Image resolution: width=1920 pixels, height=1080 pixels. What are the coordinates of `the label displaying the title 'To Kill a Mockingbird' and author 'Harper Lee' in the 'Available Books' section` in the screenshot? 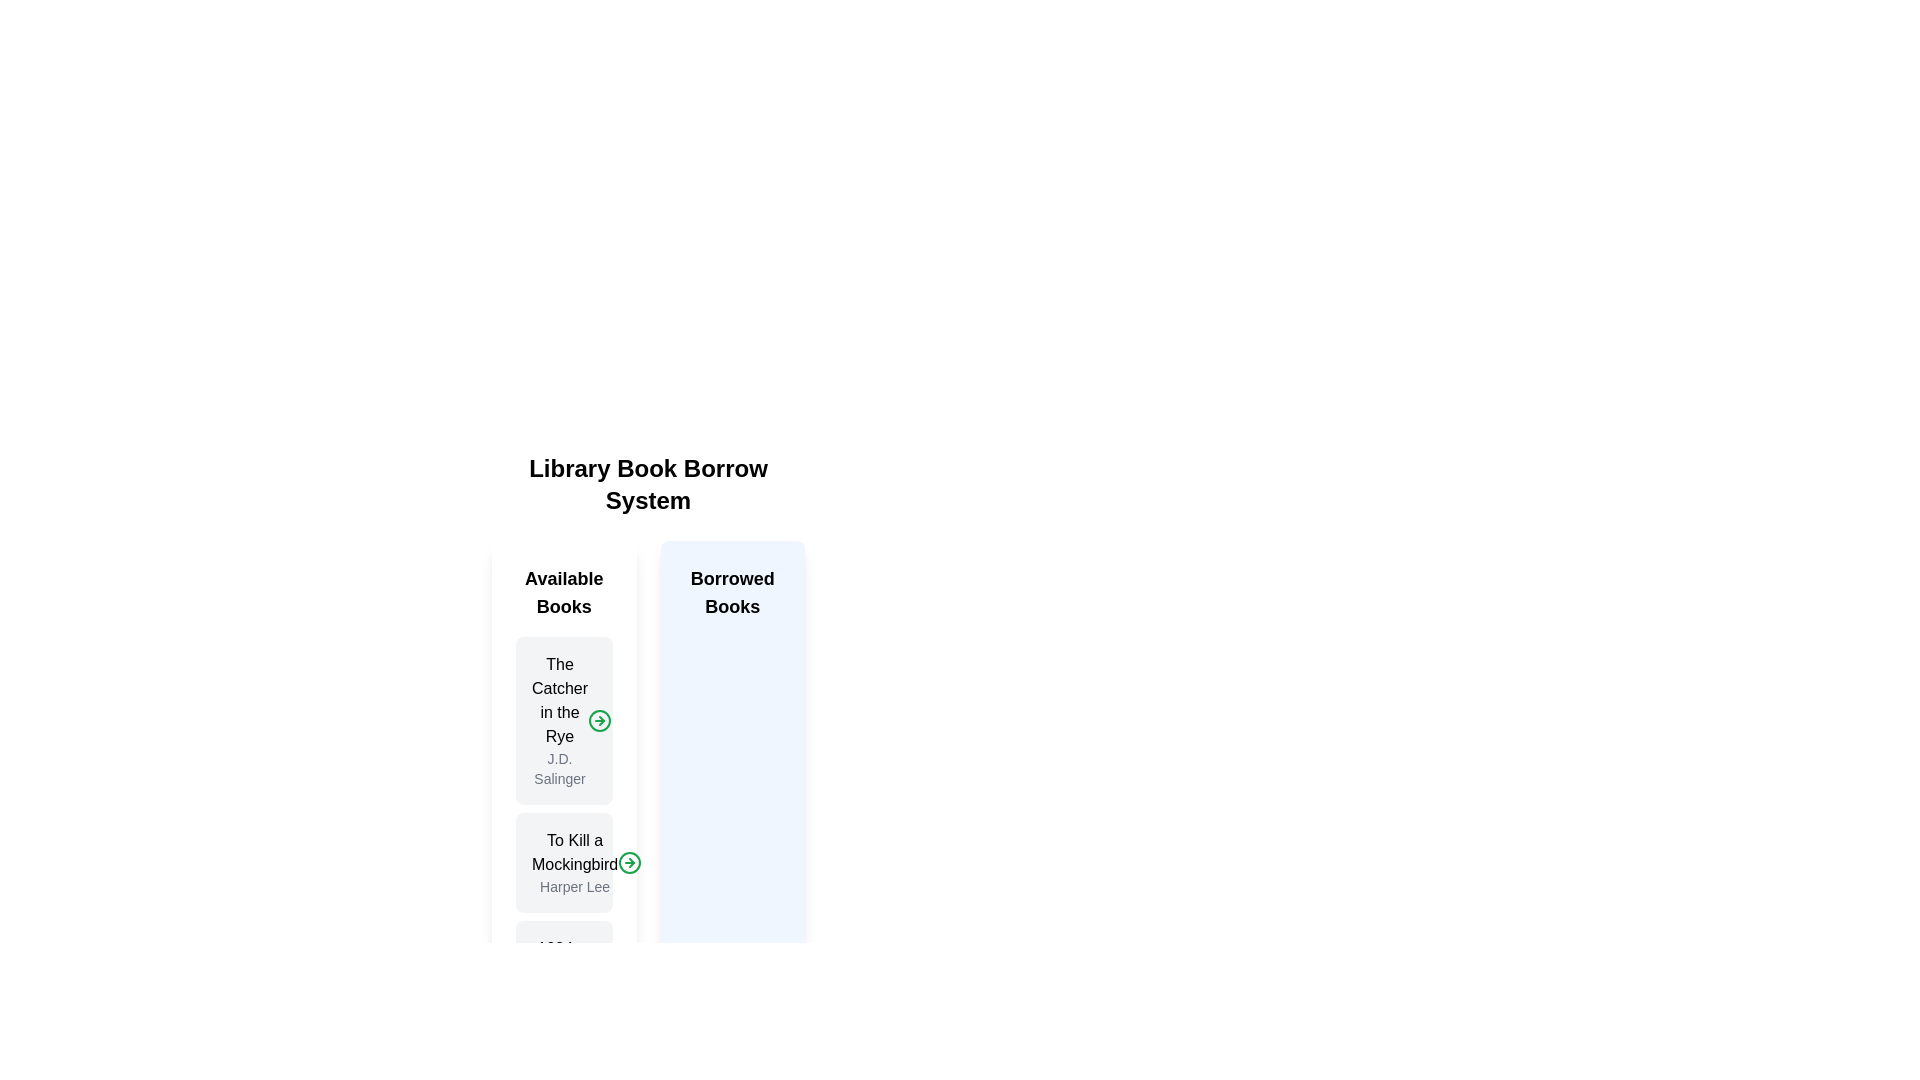 It's located at (574, 862).